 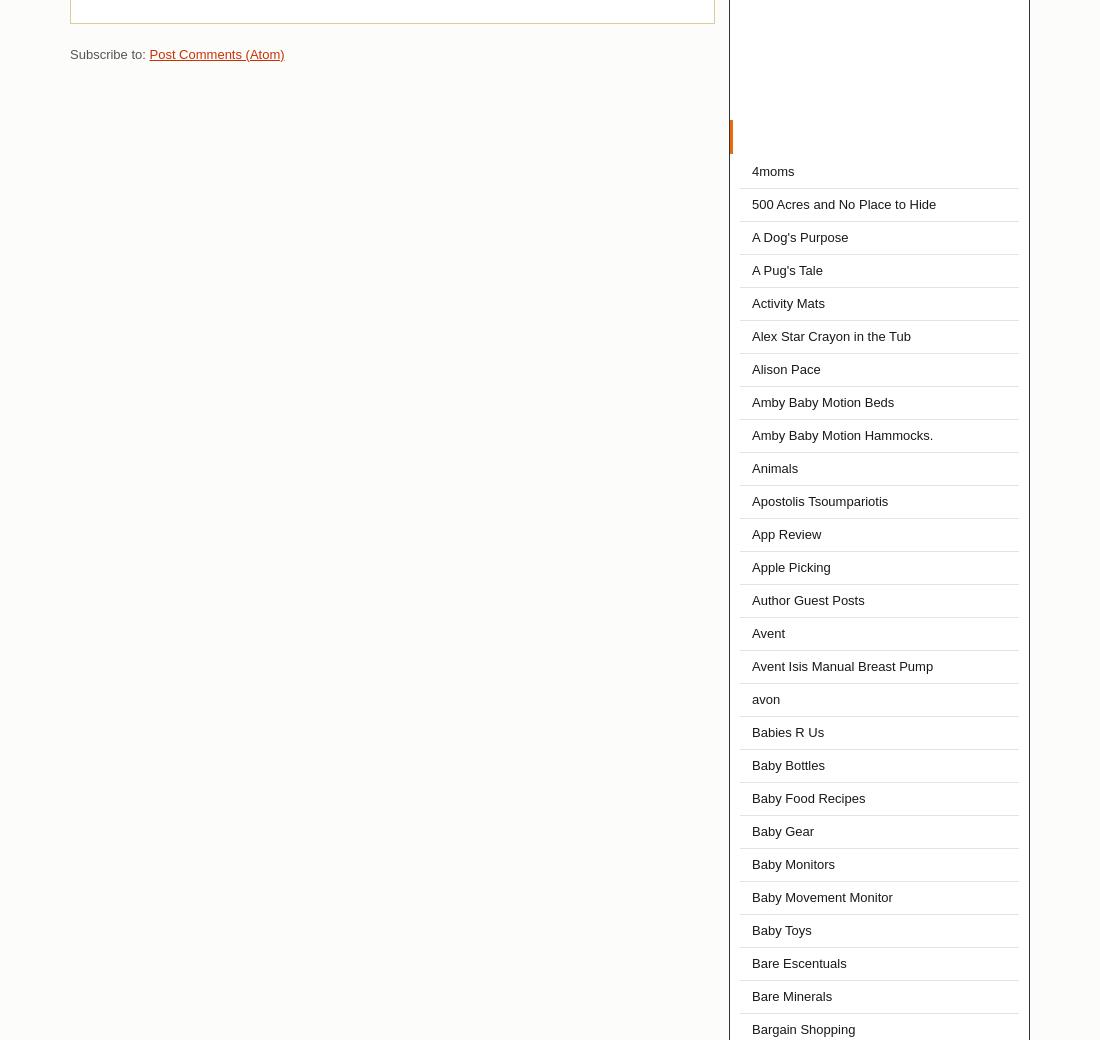 What do you see at coordinates (781, 930) in the screenshot?
I see `'Baby Toys'` at bounding box center [781, 930].